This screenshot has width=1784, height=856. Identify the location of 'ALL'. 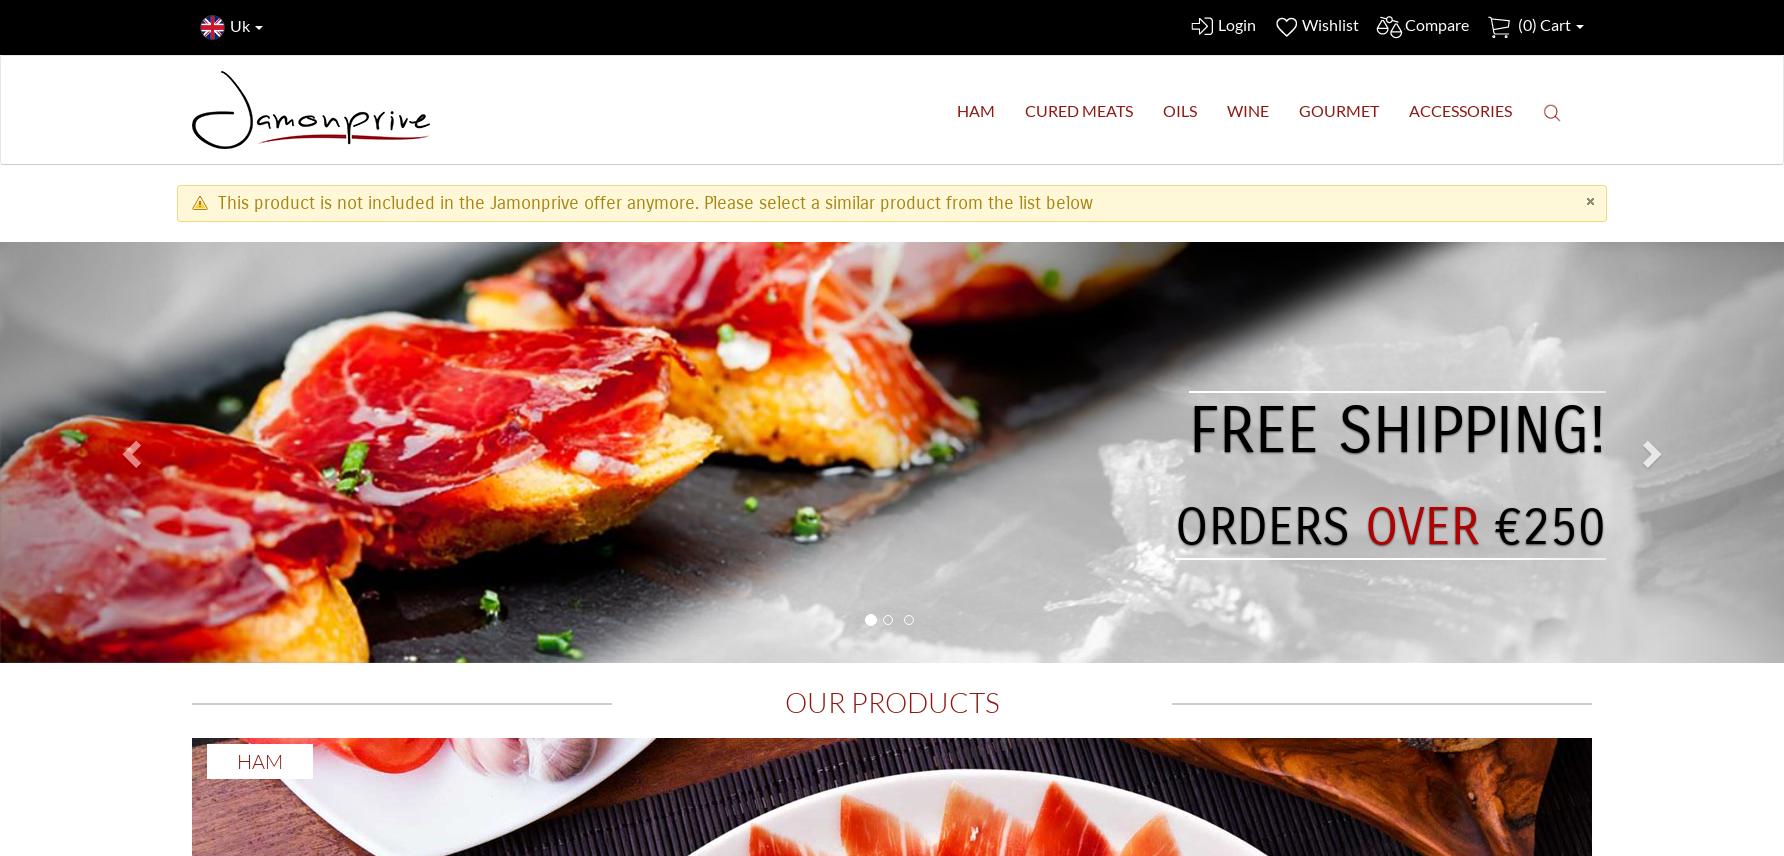
(1582, 526).